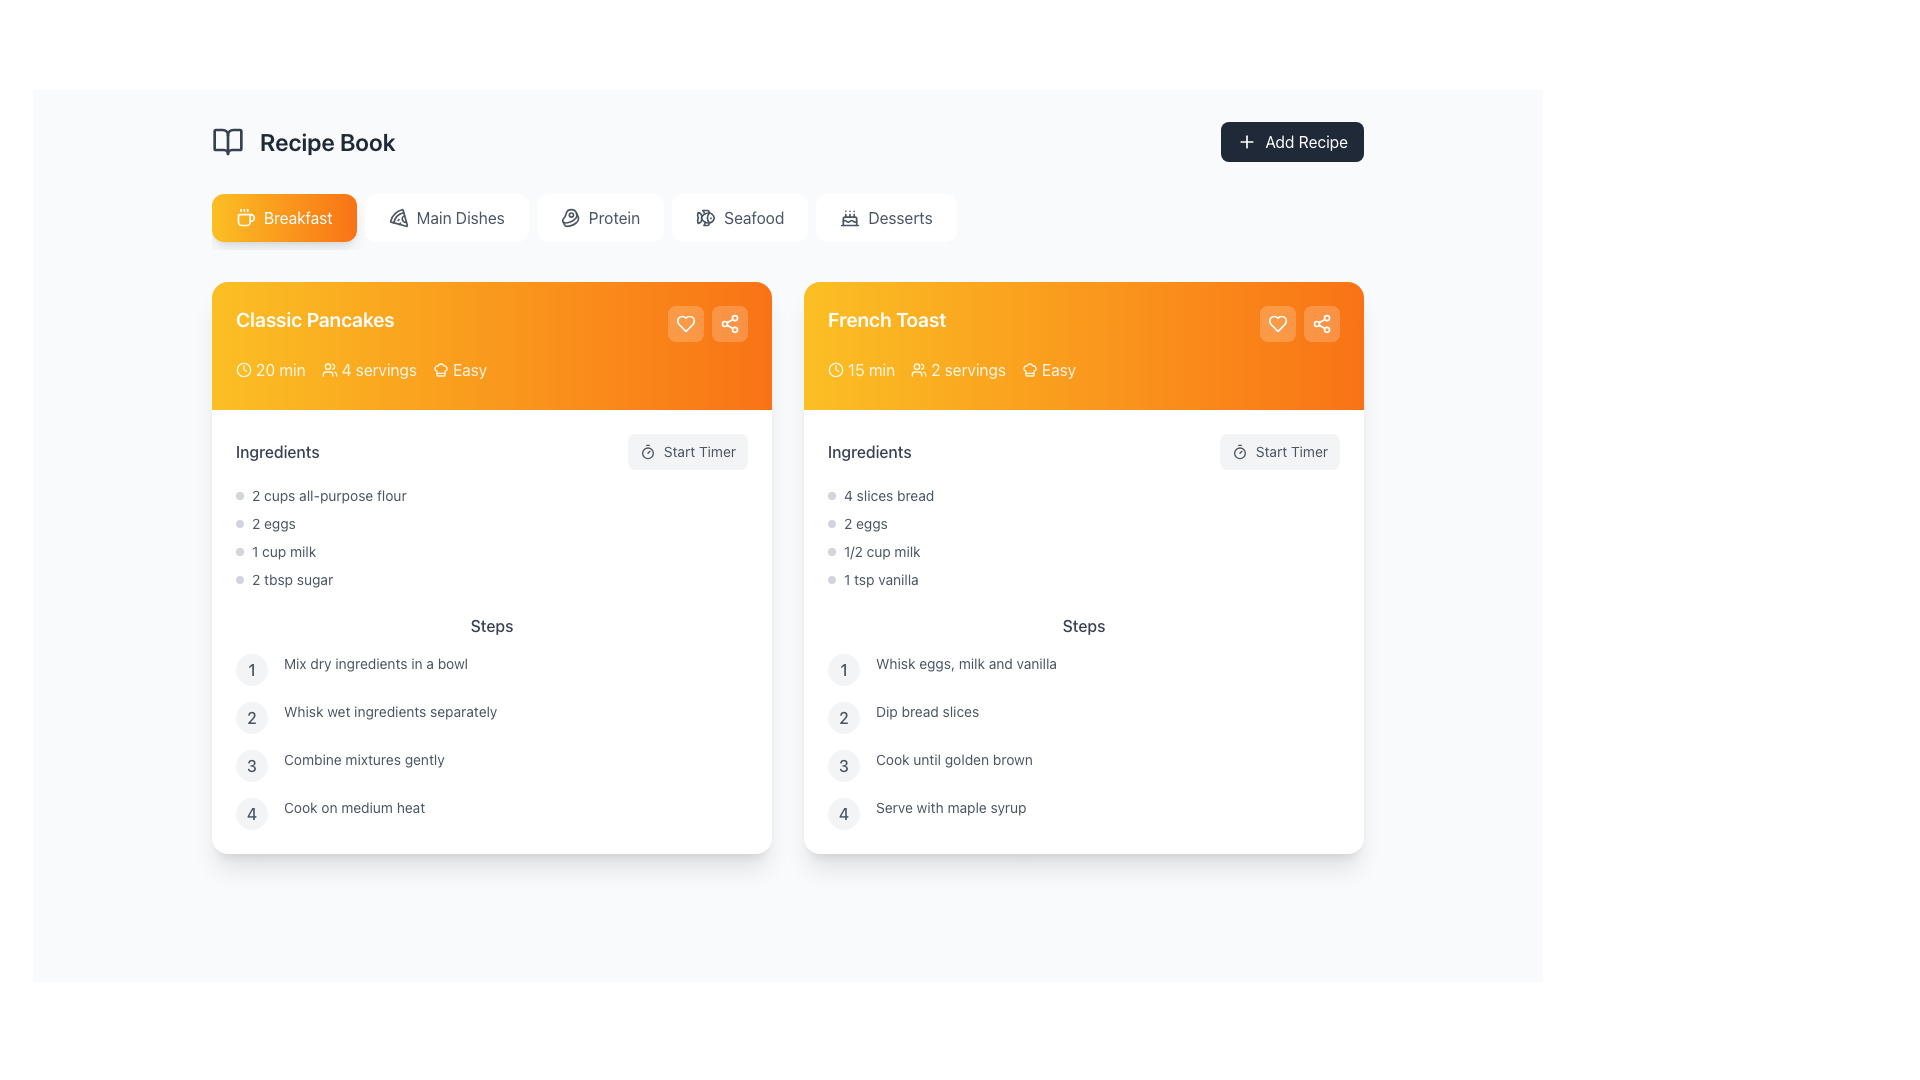 This screenshot has height=1080, width=1920. I want to click on the ingredient quantity and type text label located between '2 cups all-purpose flour' and '1 cup milk' in the 'Ingredients' section of the 'Classic Pancakes' recipe card, so click(272, 523).